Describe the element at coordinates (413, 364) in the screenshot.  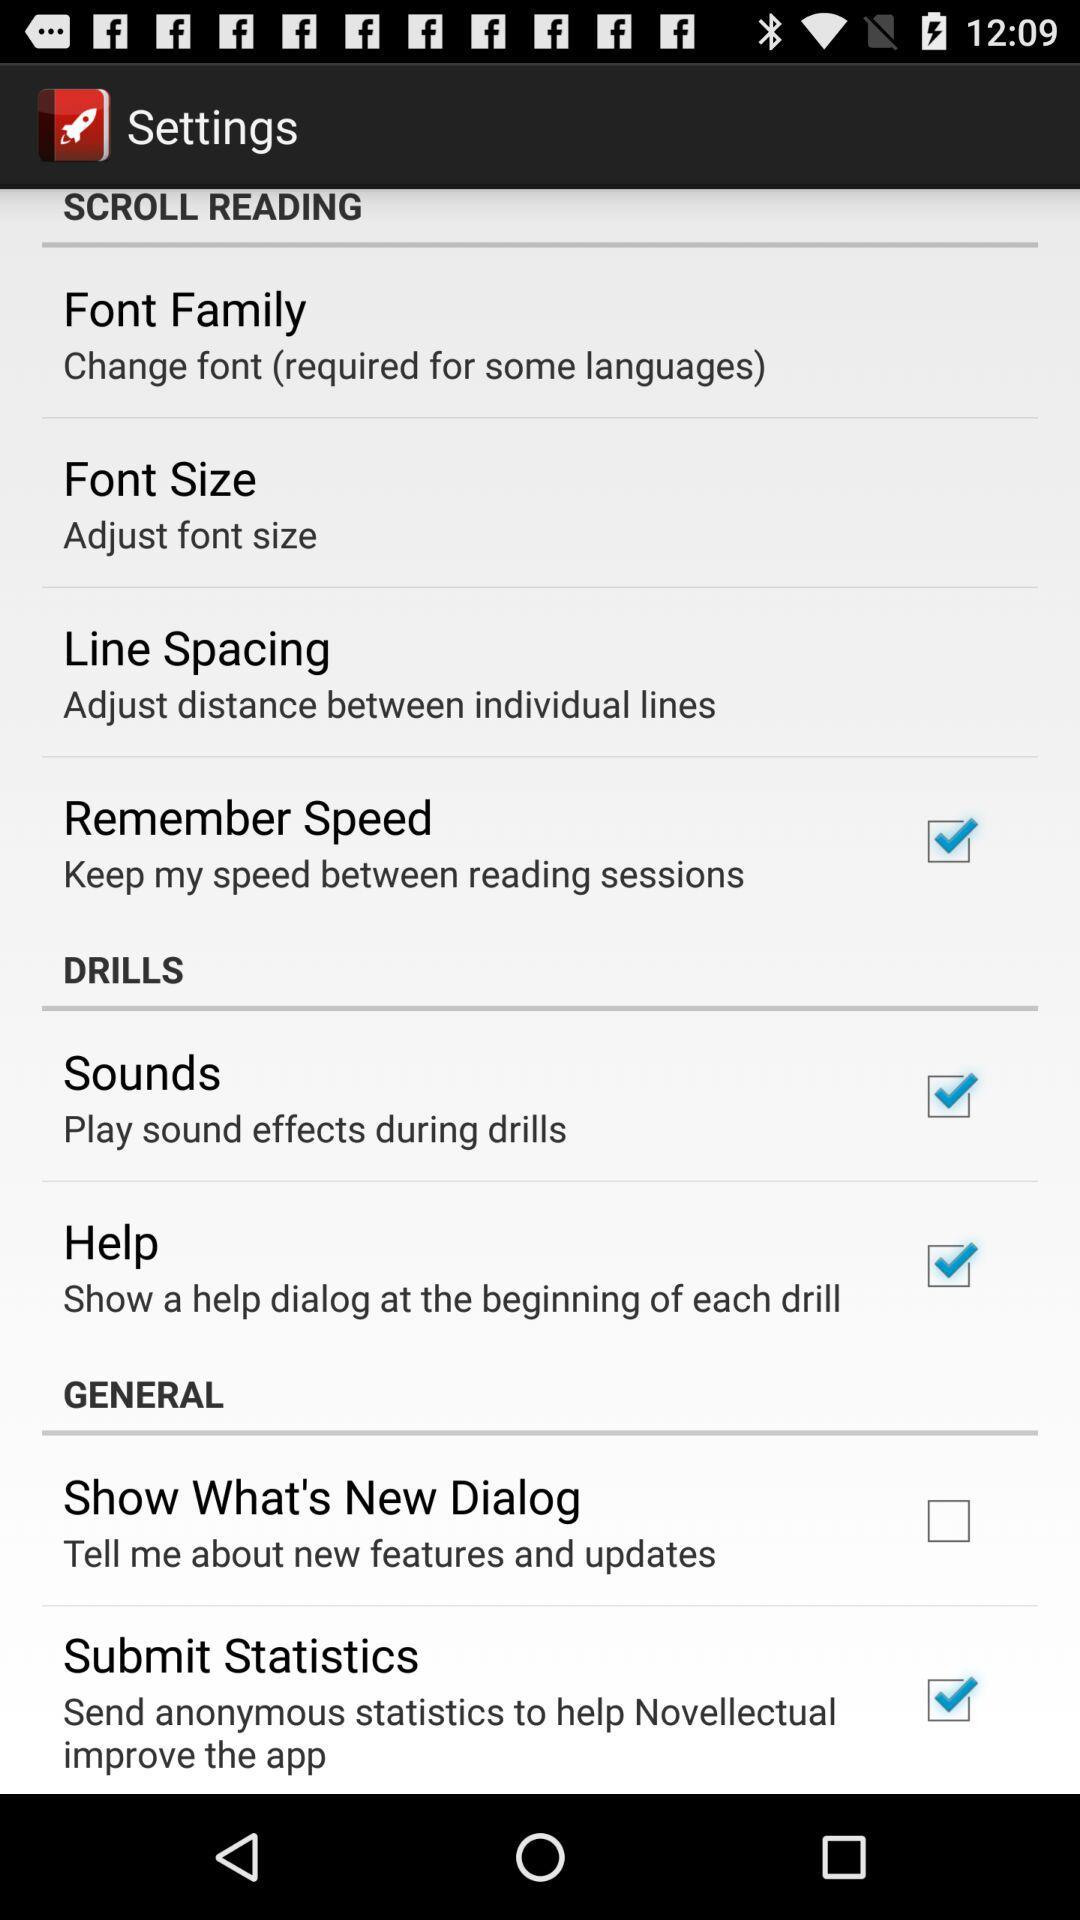
I see `the app above font size app` at that location.